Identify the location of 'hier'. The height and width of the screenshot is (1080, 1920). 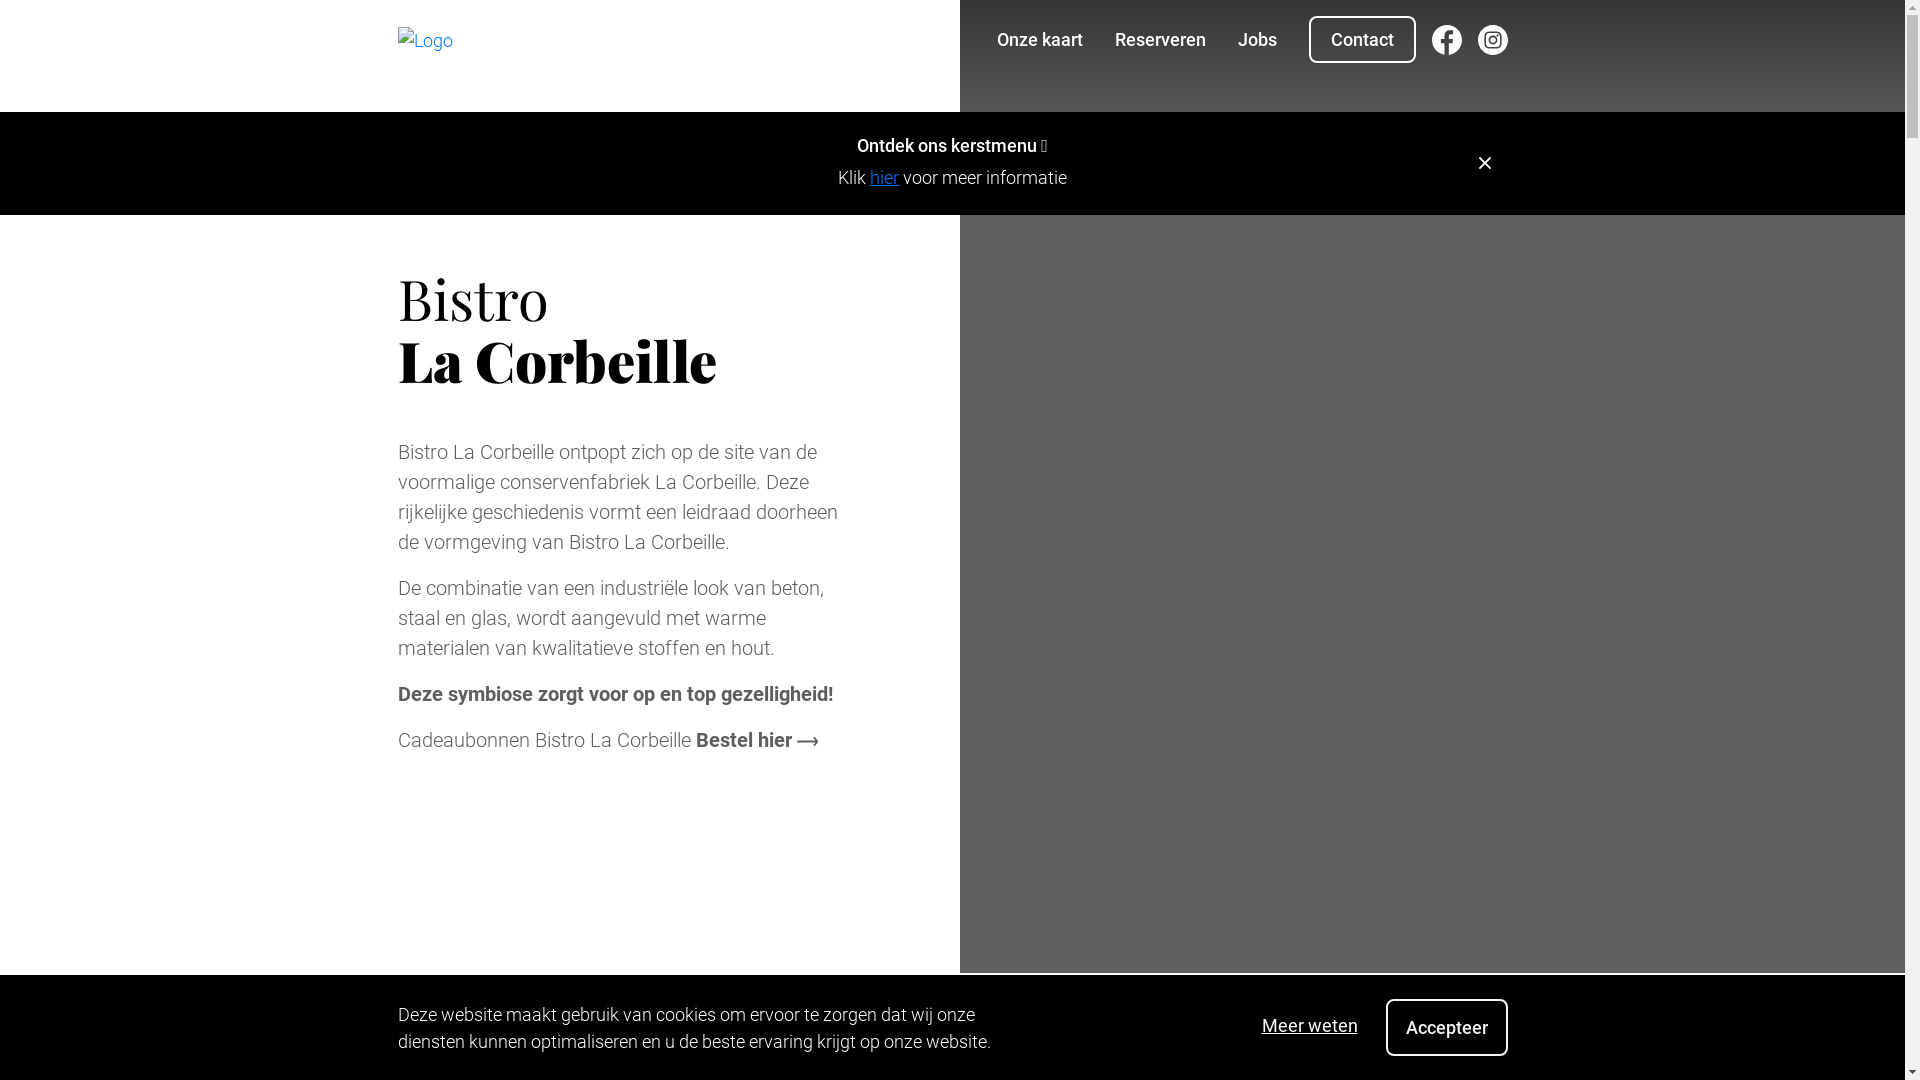
(869, 176).